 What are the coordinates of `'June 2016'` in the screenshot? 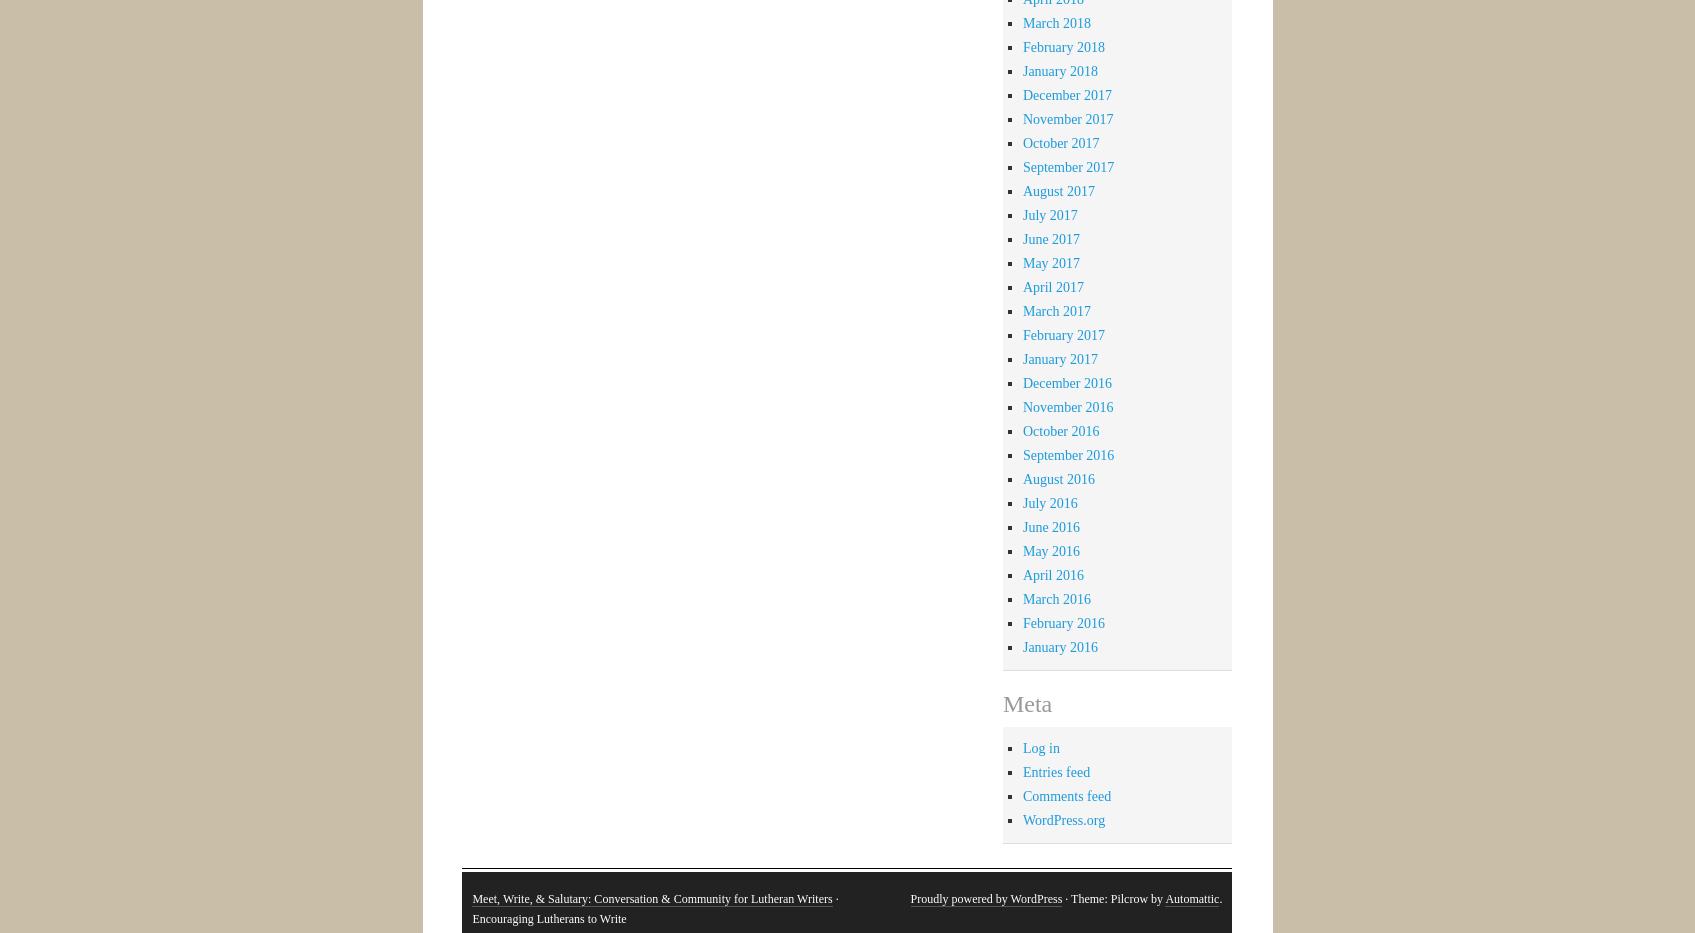 It's located at (1051, 525).